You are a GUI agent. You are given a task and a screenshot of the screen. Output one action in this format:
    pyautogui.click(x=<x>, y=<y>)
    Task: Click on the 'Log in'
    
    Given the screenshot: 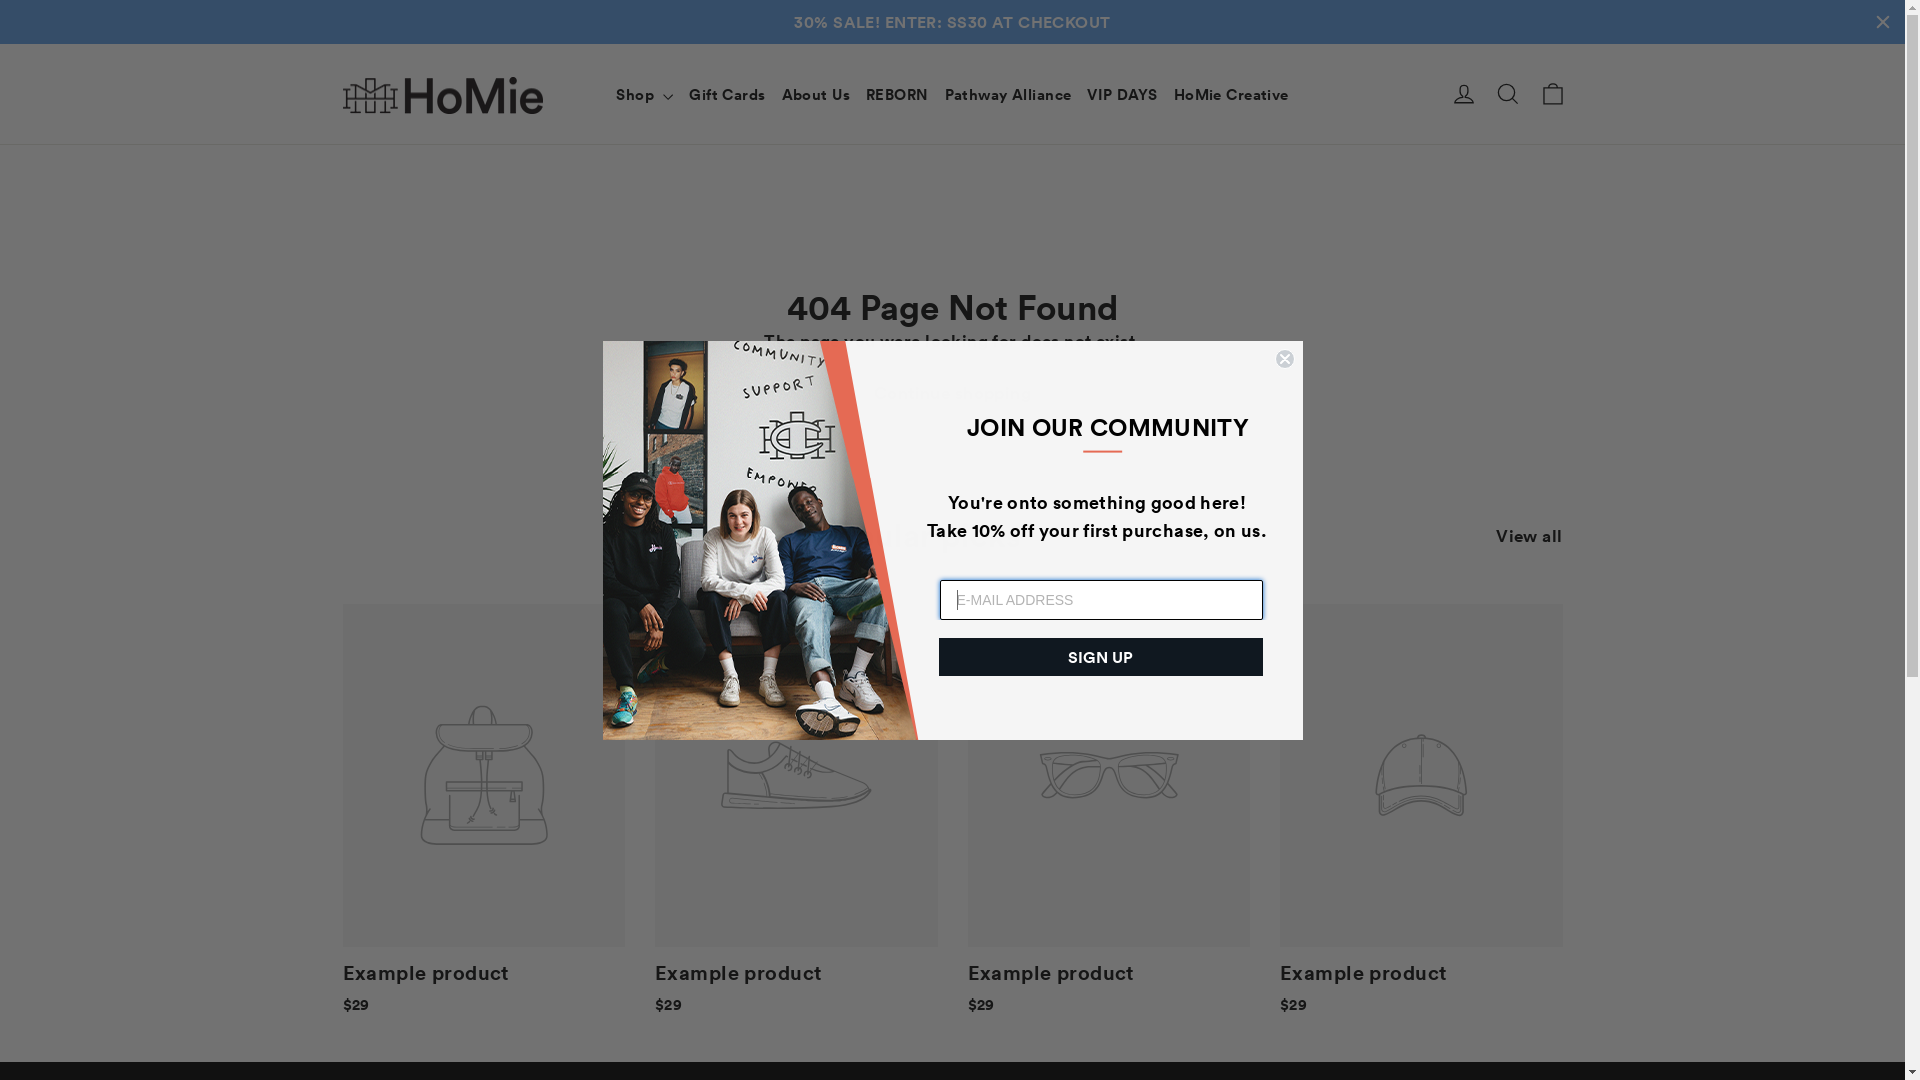 What is the action you would take?
    pyautogui.click(x=1441, y=49)
    